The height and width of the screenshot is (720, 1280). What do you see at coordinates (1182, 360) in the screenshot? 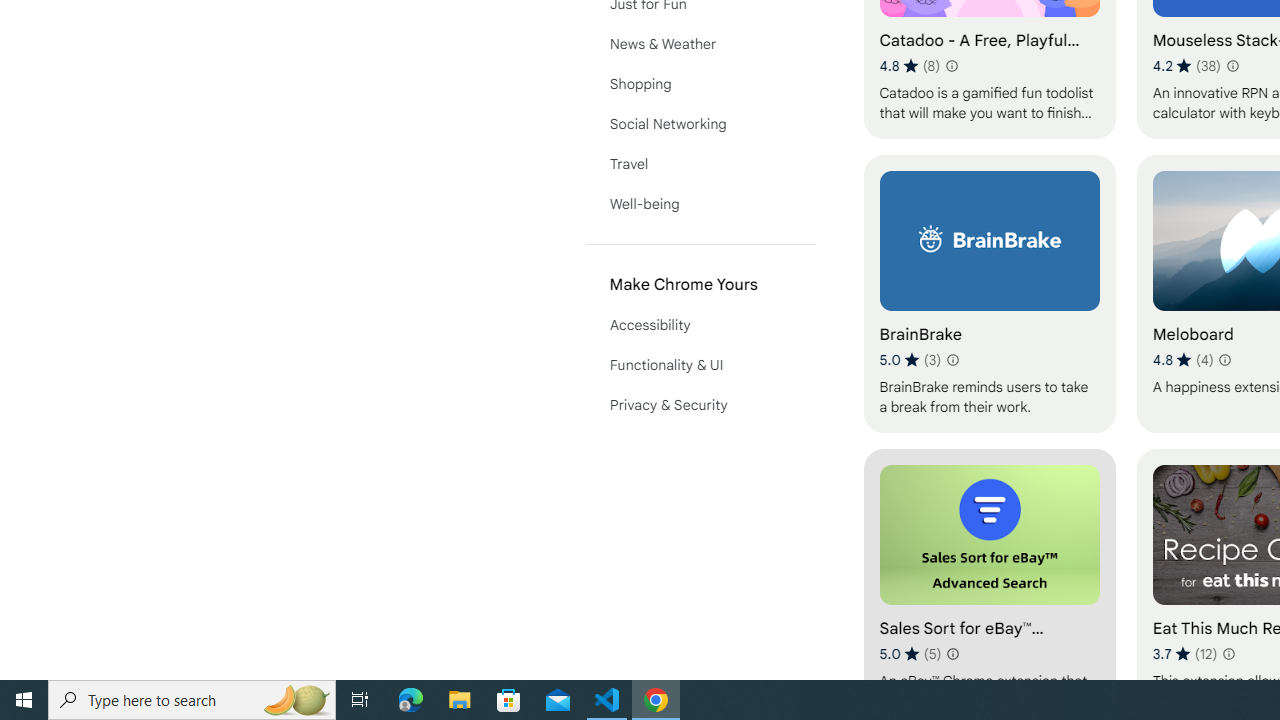
I see `'Average rating 4.8 out of 5 stars. 4 ratings.'` at bounding box center [1182, 360].